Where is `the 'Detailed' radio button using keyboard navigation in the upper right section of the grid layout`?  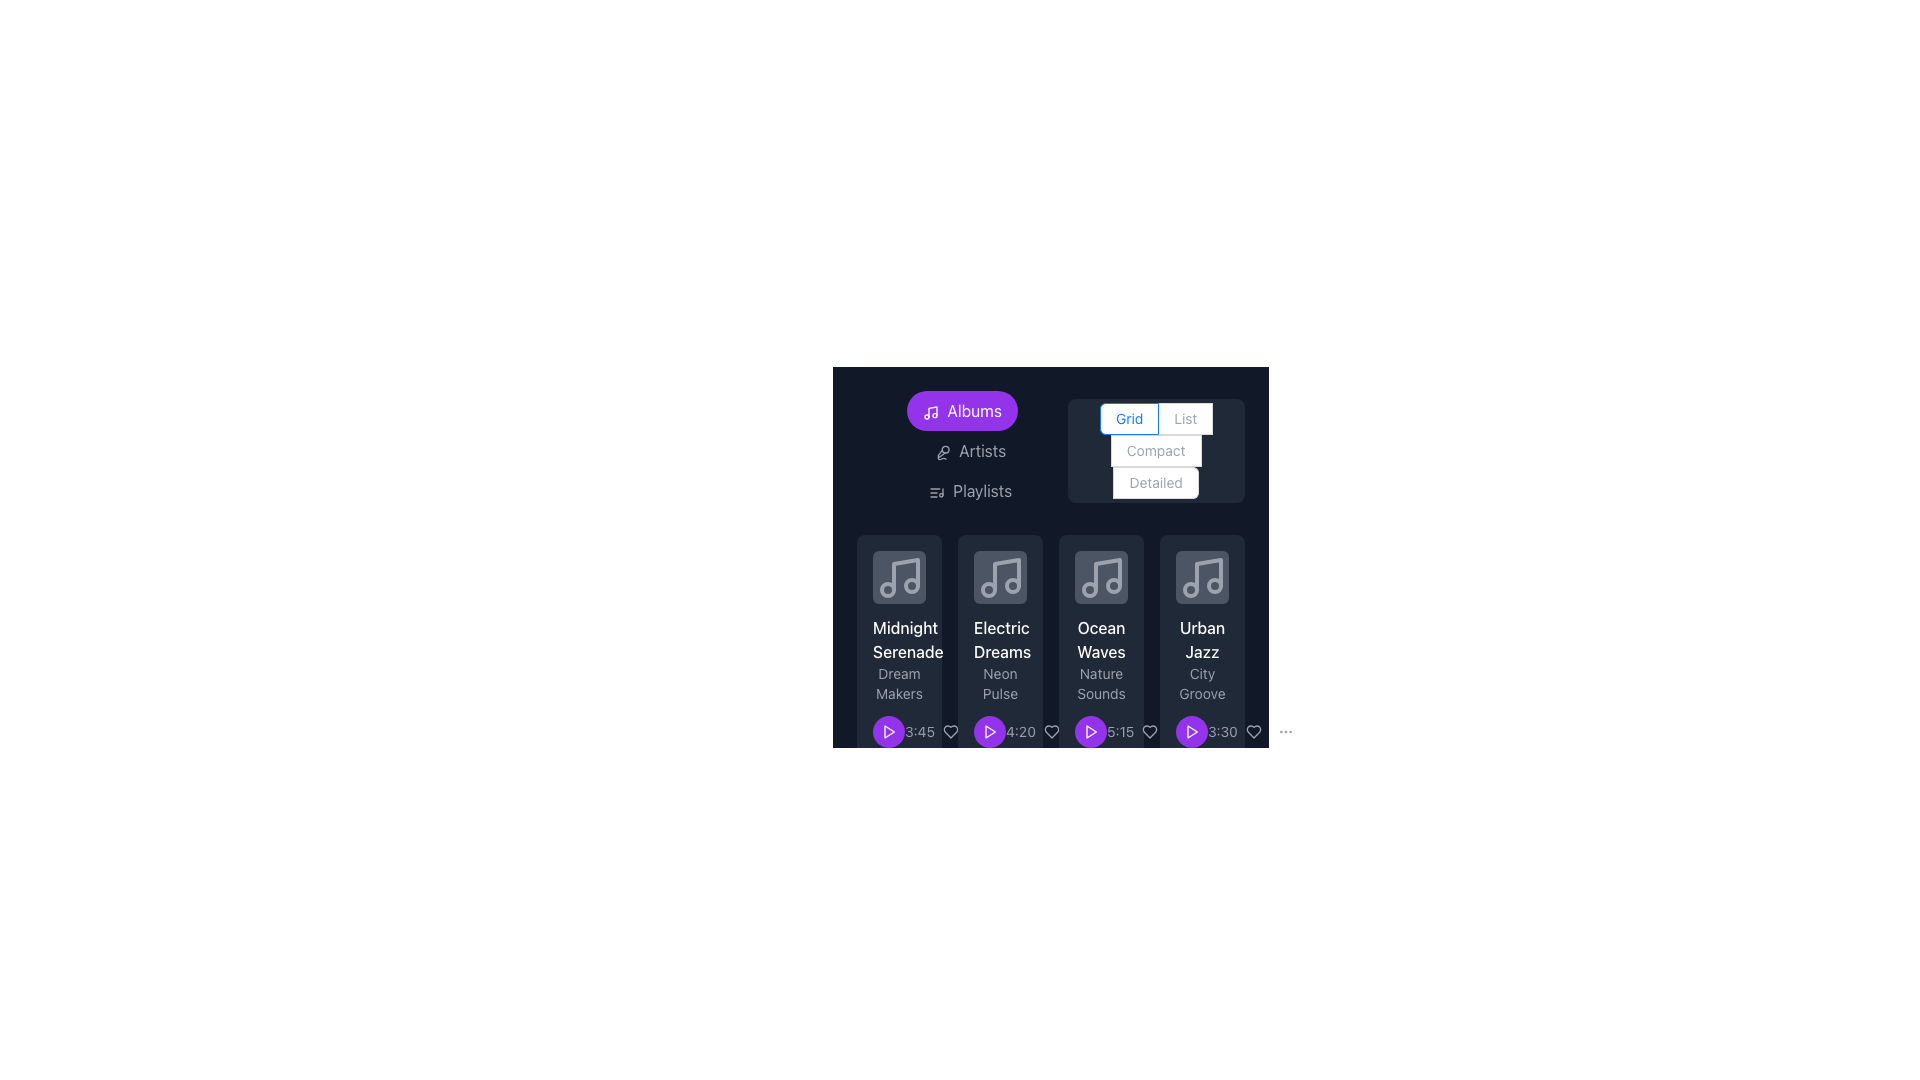 the 'Detailed' radio button using keyboard navigation in the upper right section of the grid layout is located at coordinates (1156, 482).